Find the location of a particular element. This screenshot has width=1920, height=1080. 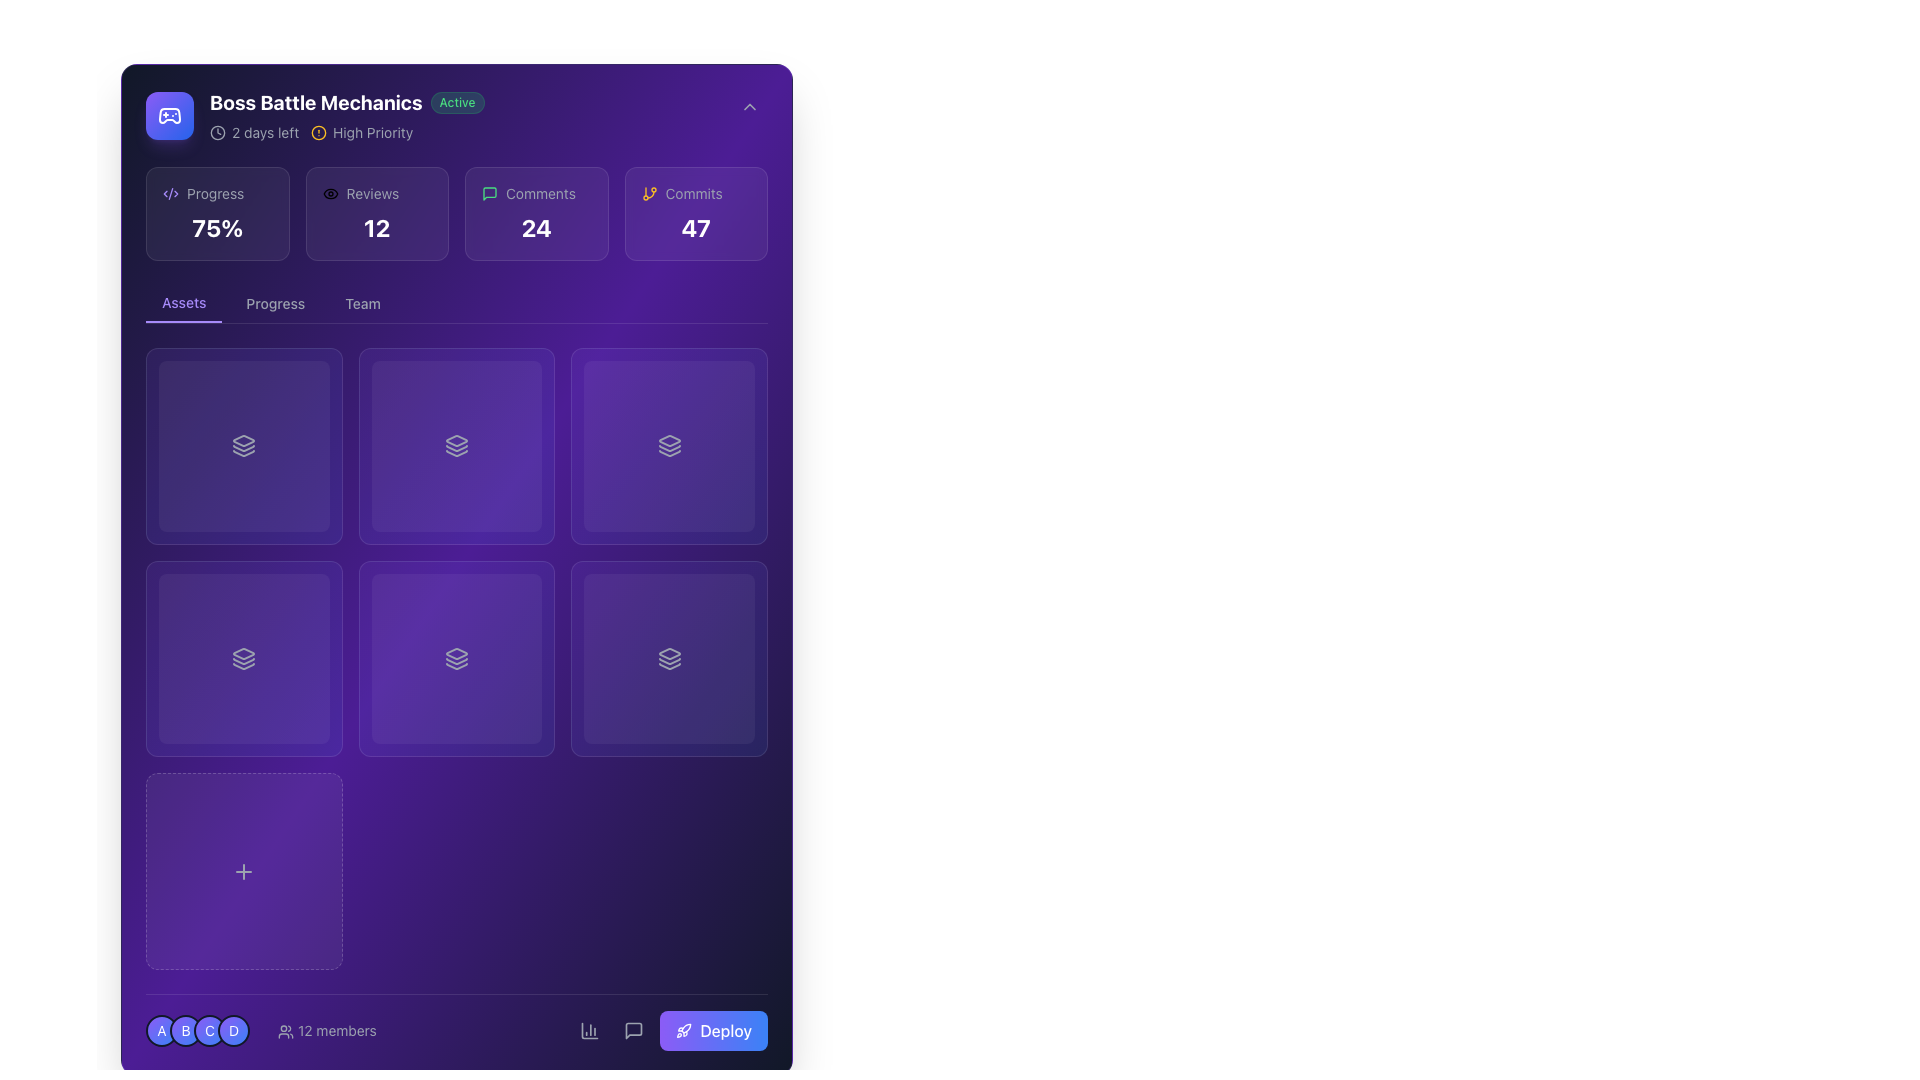

the Information Card that displays the summary of progress within the section, positioned at the top-left corner of the group is located at coordinates (217, 213).